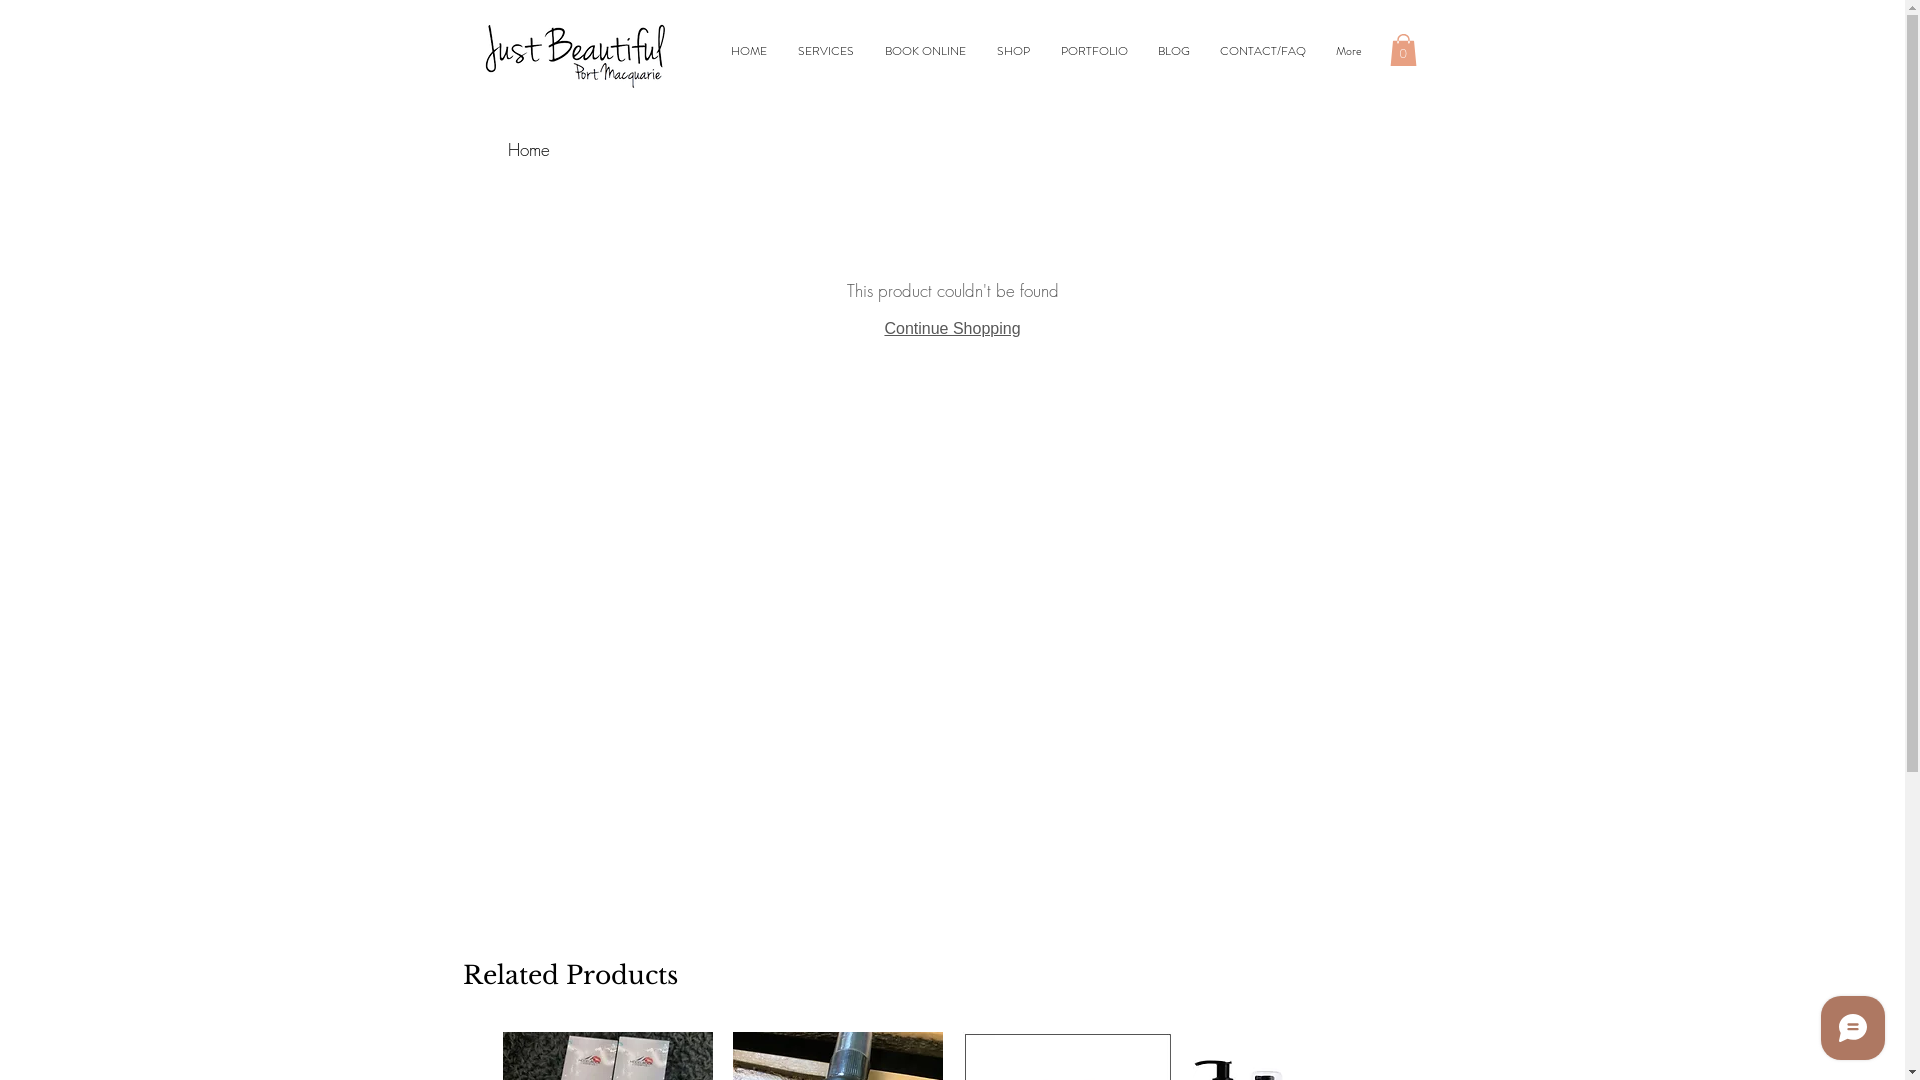  Describe the element at coordinates (982, 49) in the screenshot. I see `'SHOP'` at that location.